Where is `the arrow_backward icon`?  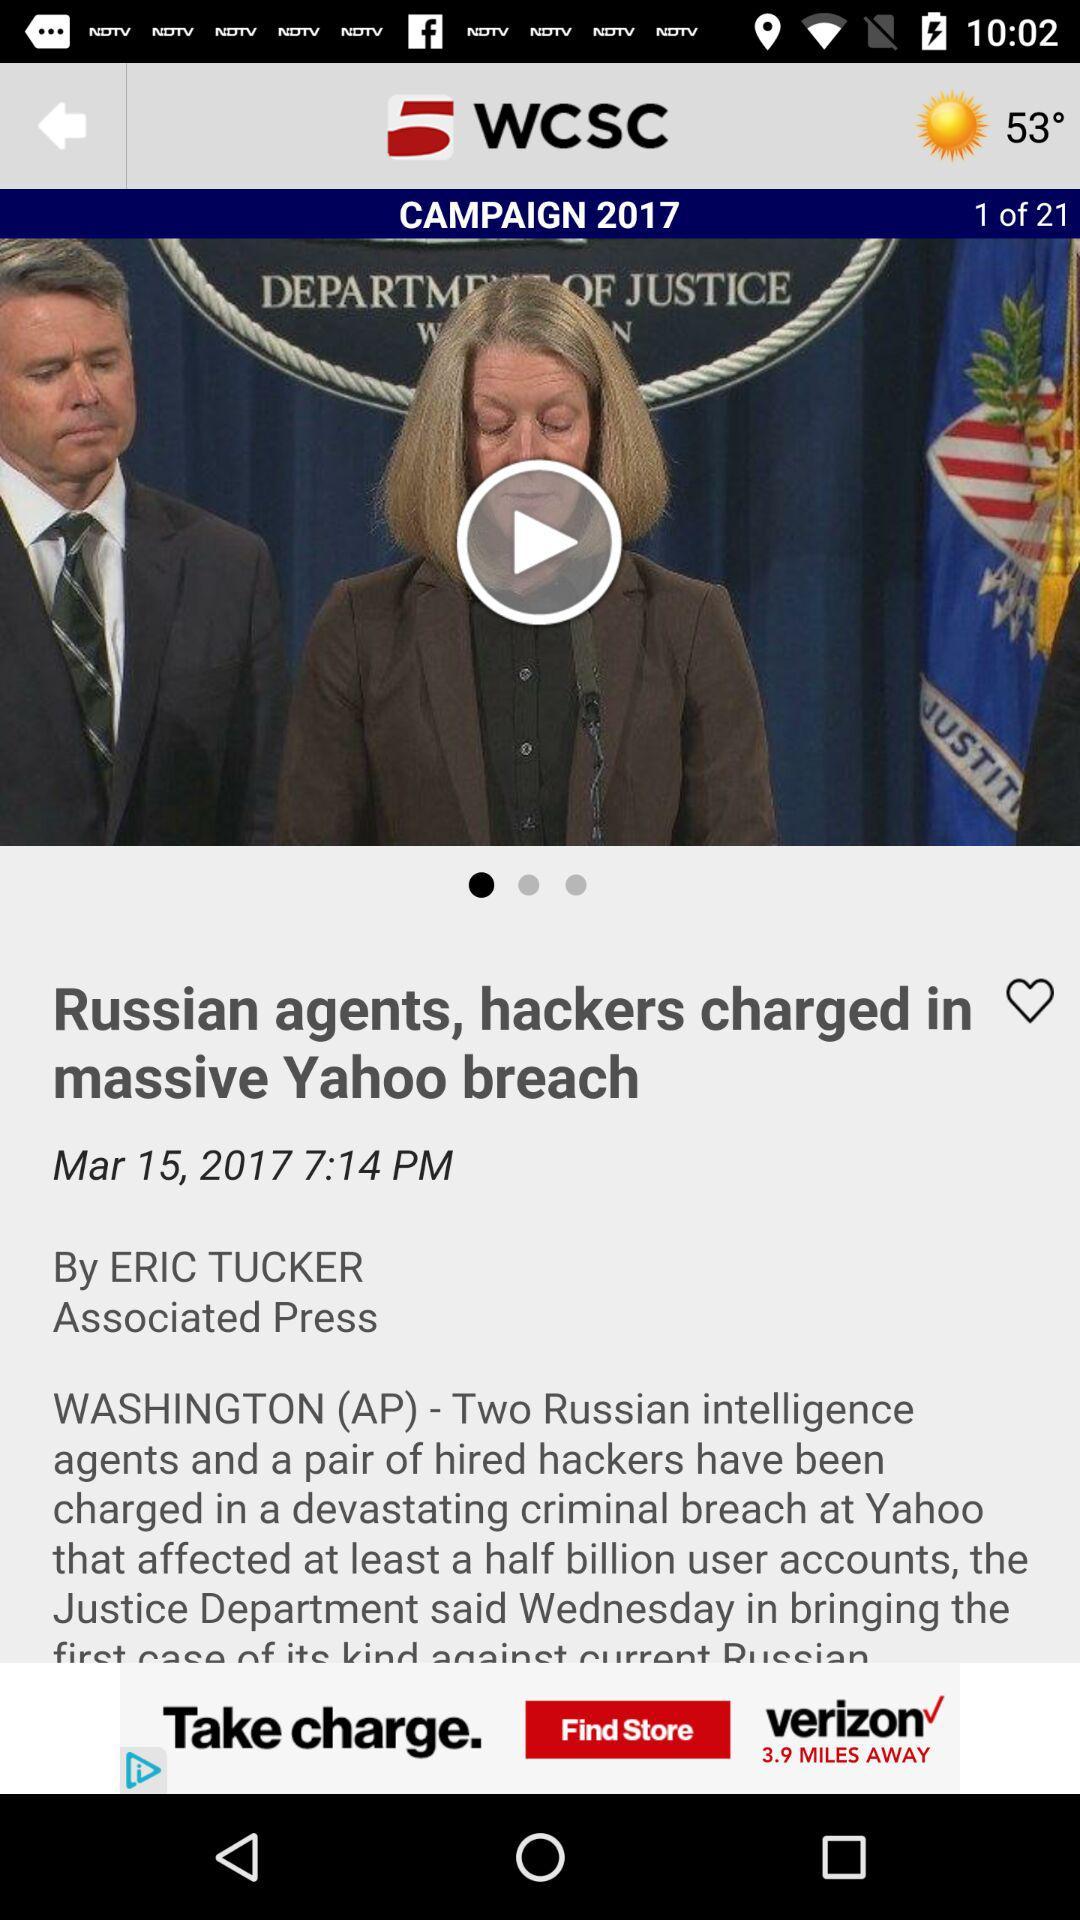 the arrow_backward icon is located at coordinates (61, 124).